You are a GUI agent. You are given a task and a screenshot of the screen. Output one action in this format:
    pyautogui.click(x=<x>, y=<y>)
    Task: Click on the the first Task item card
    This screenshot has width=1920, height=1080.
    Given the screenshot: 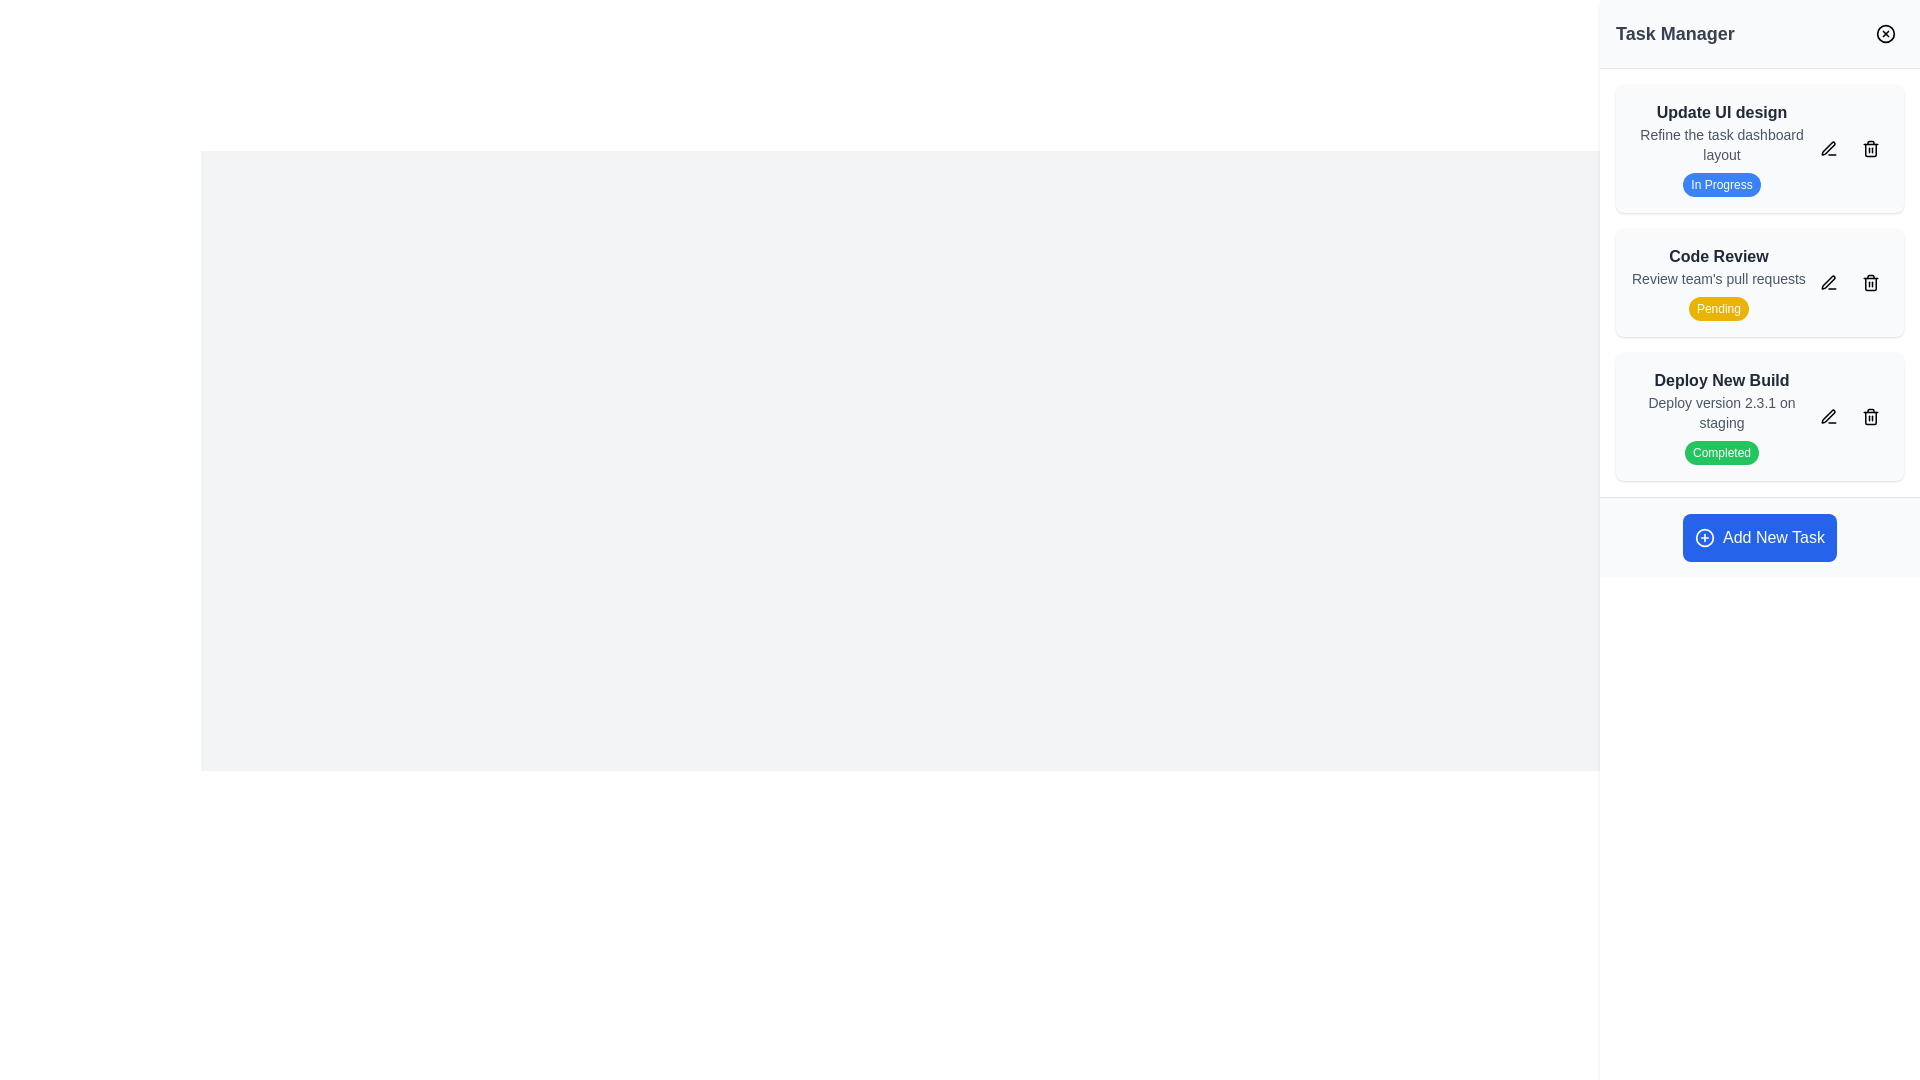 What is the action you would take?
    pyautogui.click(x=1721, y=148)
    